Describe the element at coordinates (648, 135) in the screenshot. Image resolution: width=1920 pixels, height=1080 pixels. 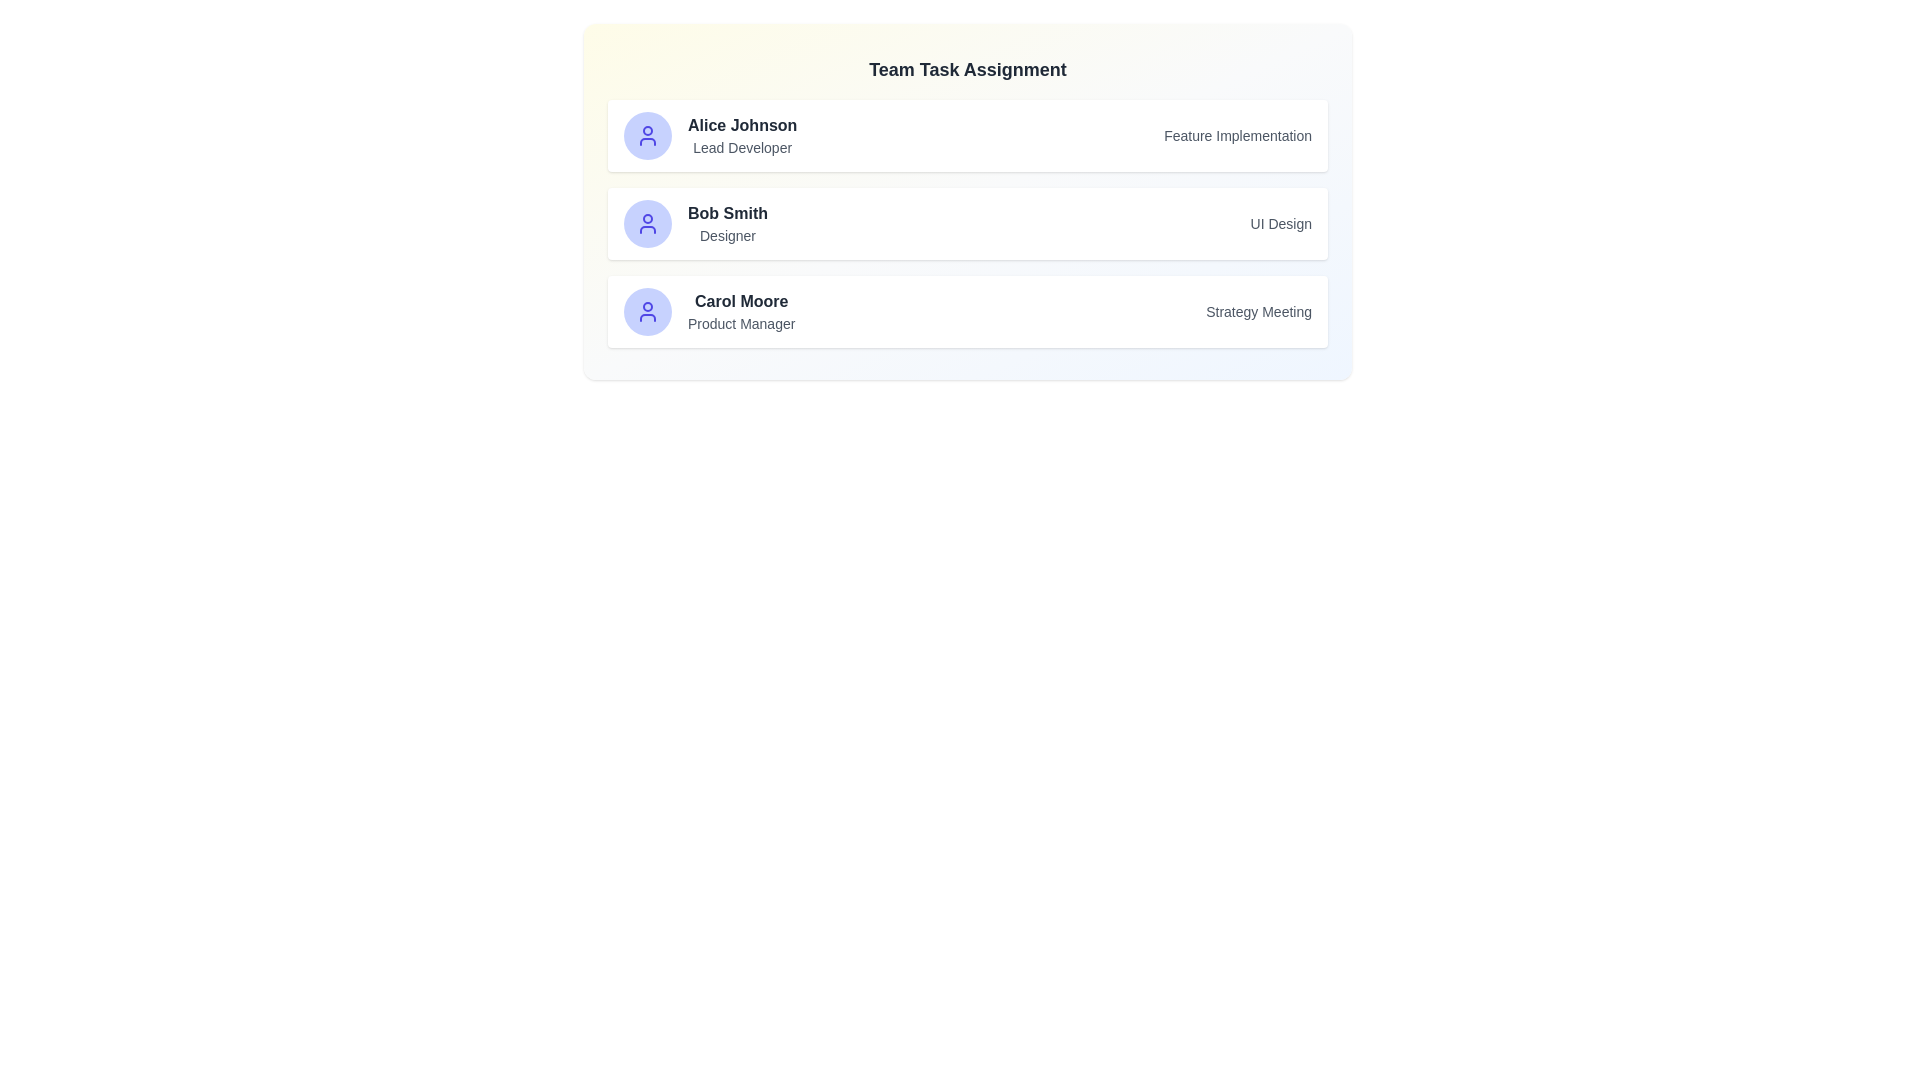
I see `the circular avatar icon representing Alice Johnson, which has a light indigo background and a deeper indigo user profile icon` at that location.